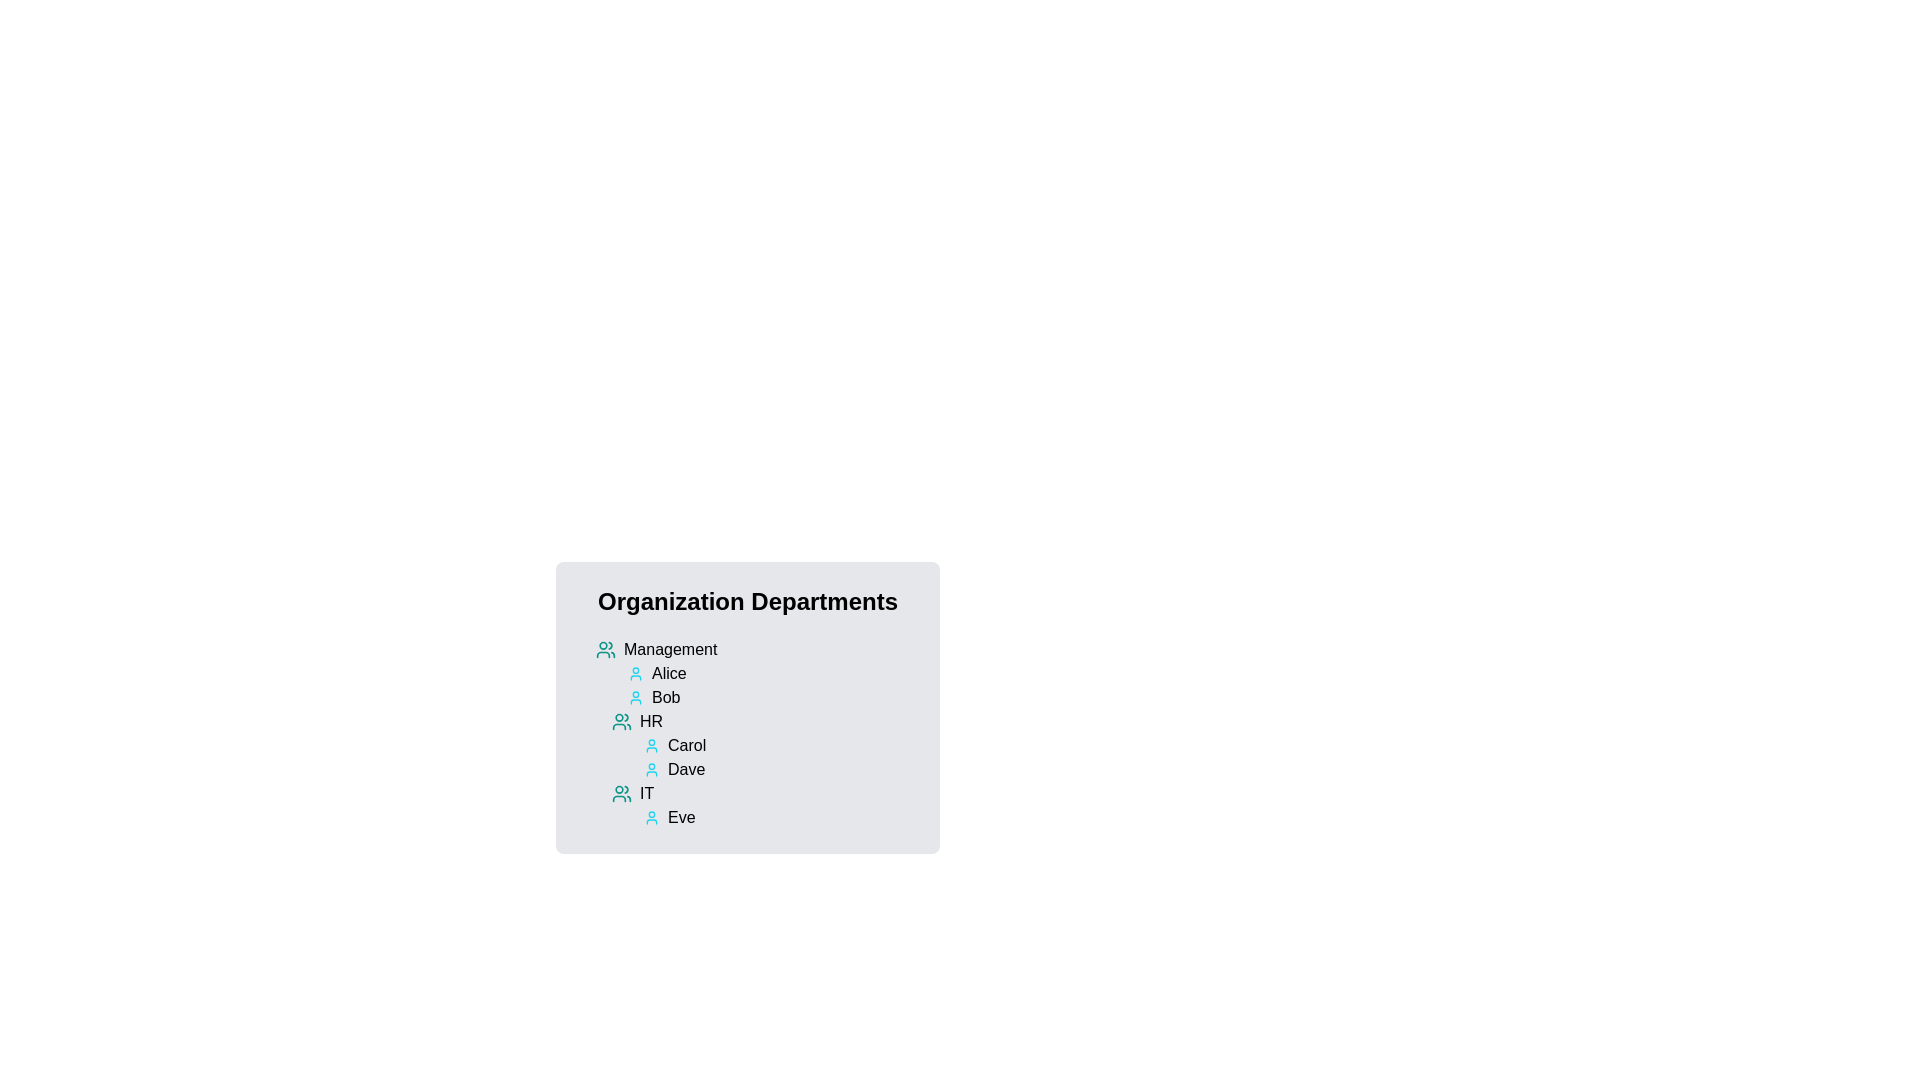 This screenshot has height=1080, width=1920. What do you see at coordinates (778, 745) in the screenshot?
I see `the list item representing the user 'Carol' under the HR department for user-specific actions or details` at bounding box center [778, 745].